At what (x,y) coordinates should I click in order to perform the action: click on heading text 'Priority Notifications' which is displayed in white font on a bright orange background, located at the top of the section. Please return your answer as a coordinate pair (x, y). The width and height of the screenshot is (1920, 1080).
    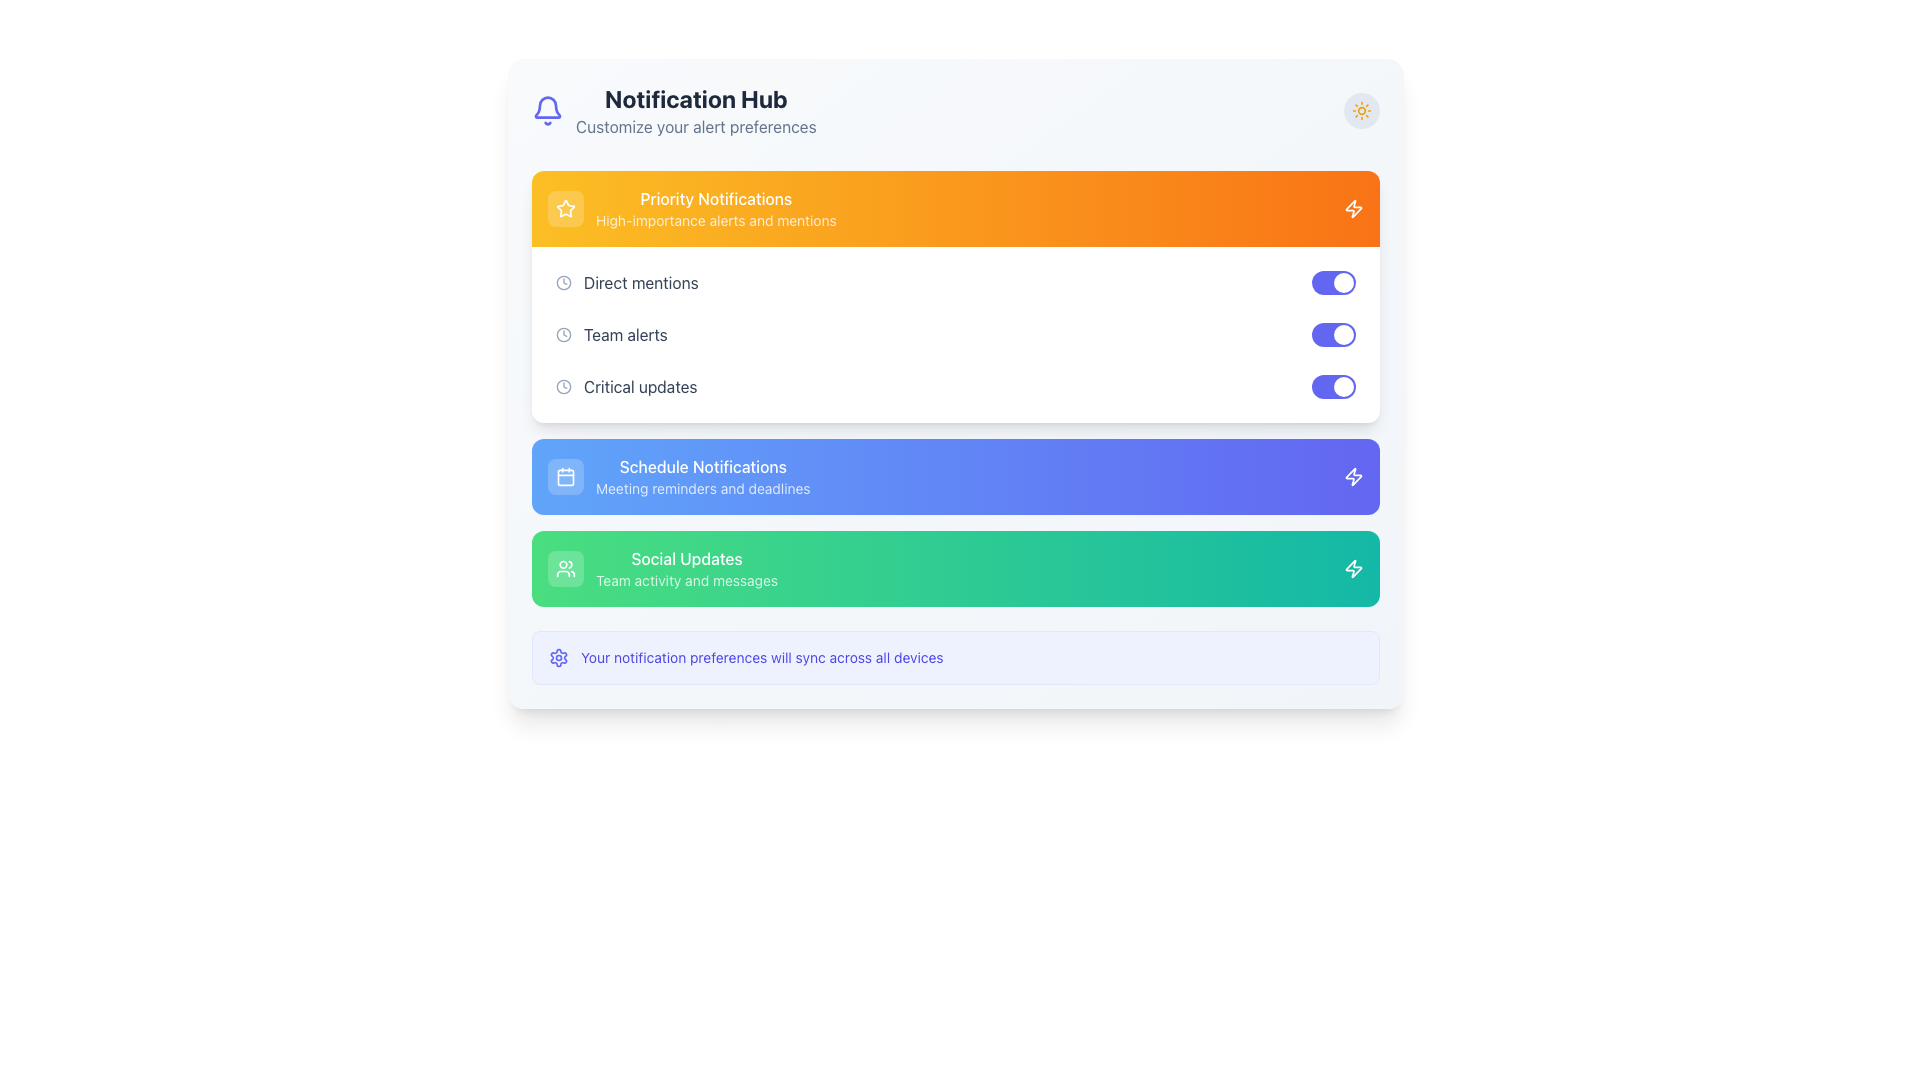
    Looking at the image, I should click on (716, 199).